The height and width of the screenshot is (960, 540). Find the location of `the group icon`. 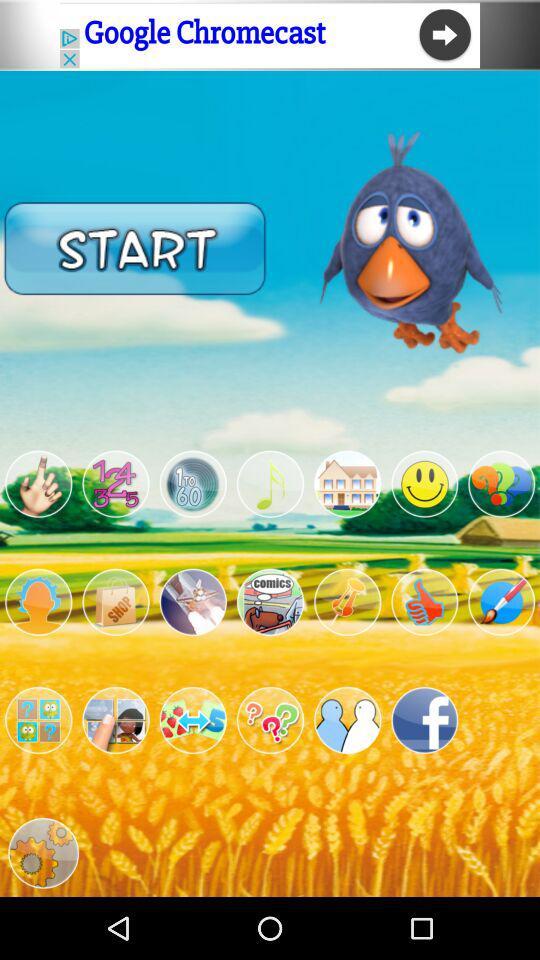

the group icon is located at coordinates (346, 770).